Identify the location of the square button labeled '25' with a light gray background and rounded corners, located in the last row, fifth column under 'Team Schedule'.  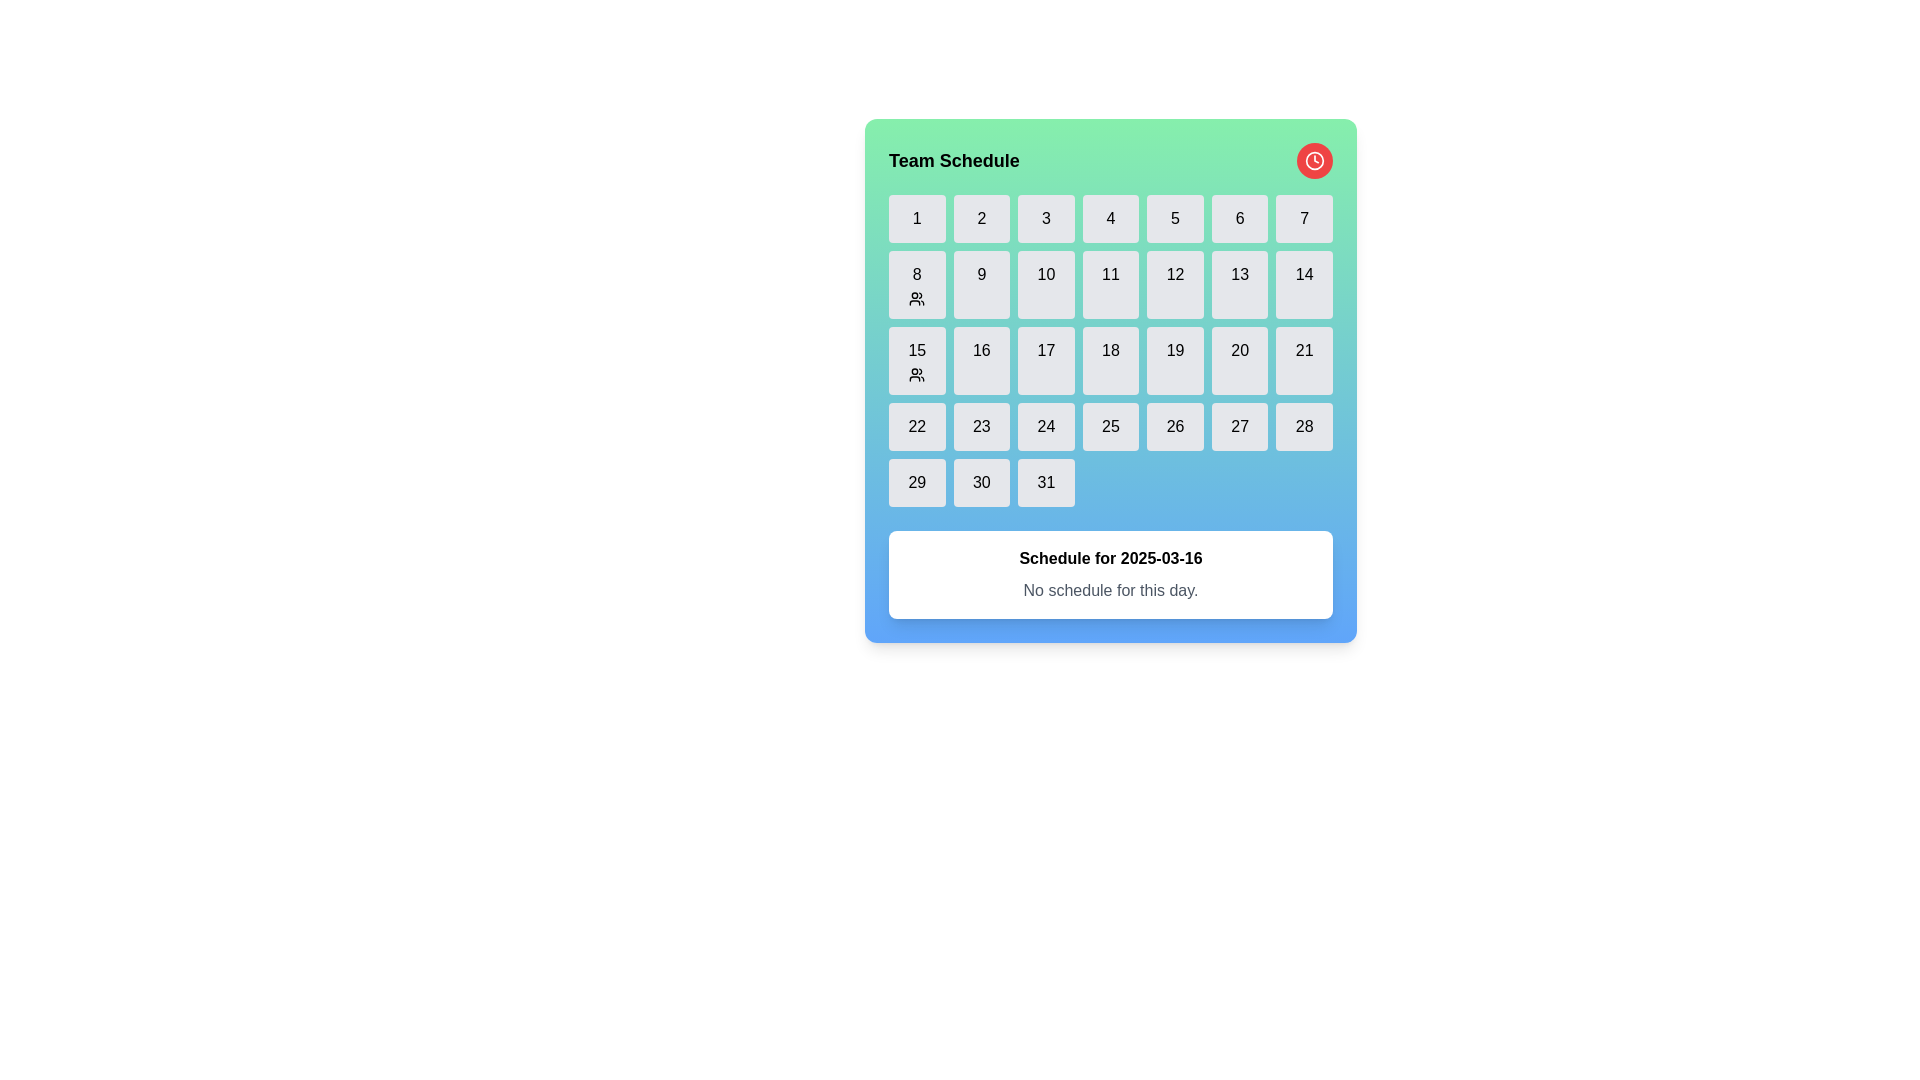
(1109, 426).